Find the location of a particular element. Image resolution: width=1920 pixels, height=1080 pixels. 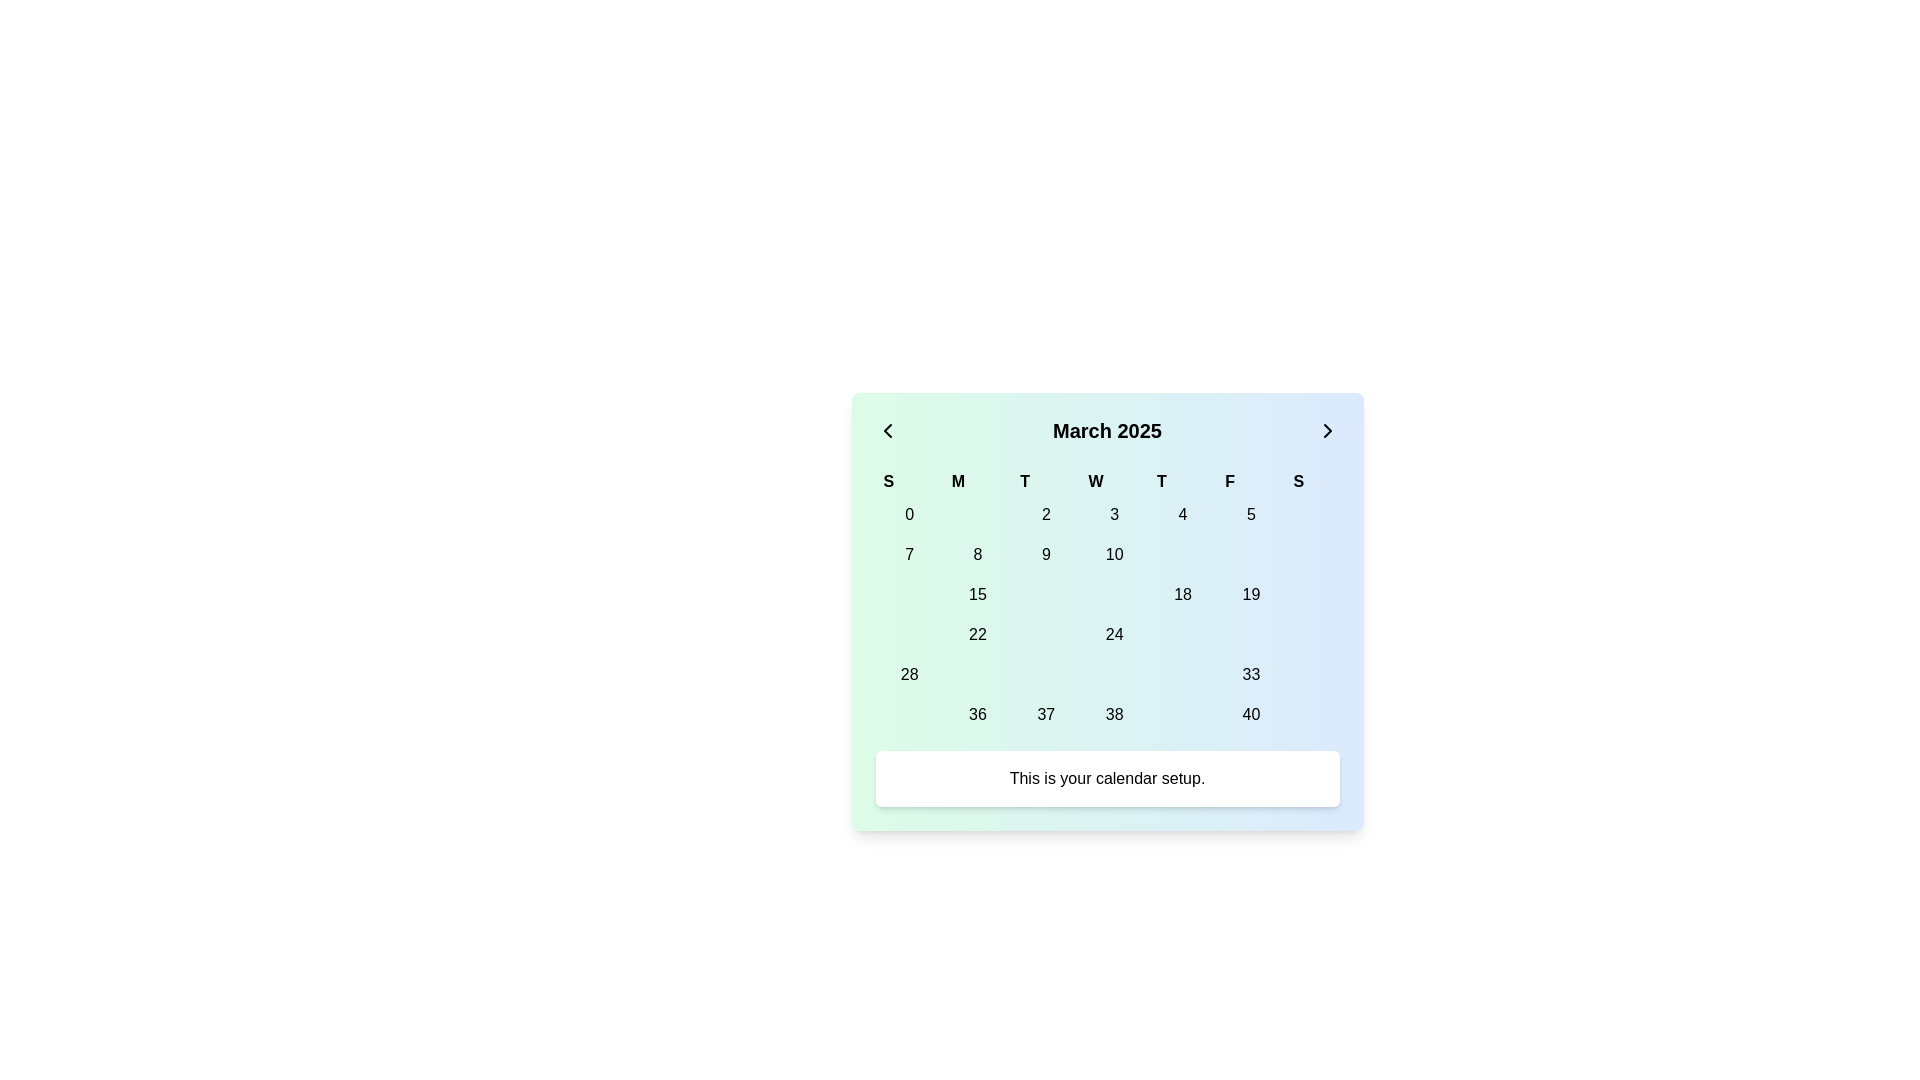

the text label displaying 'March 2025', which is prominently positioned at the top of the calendar interface and is visually centered between navigational buttons is located at coordinates (1106, 430).